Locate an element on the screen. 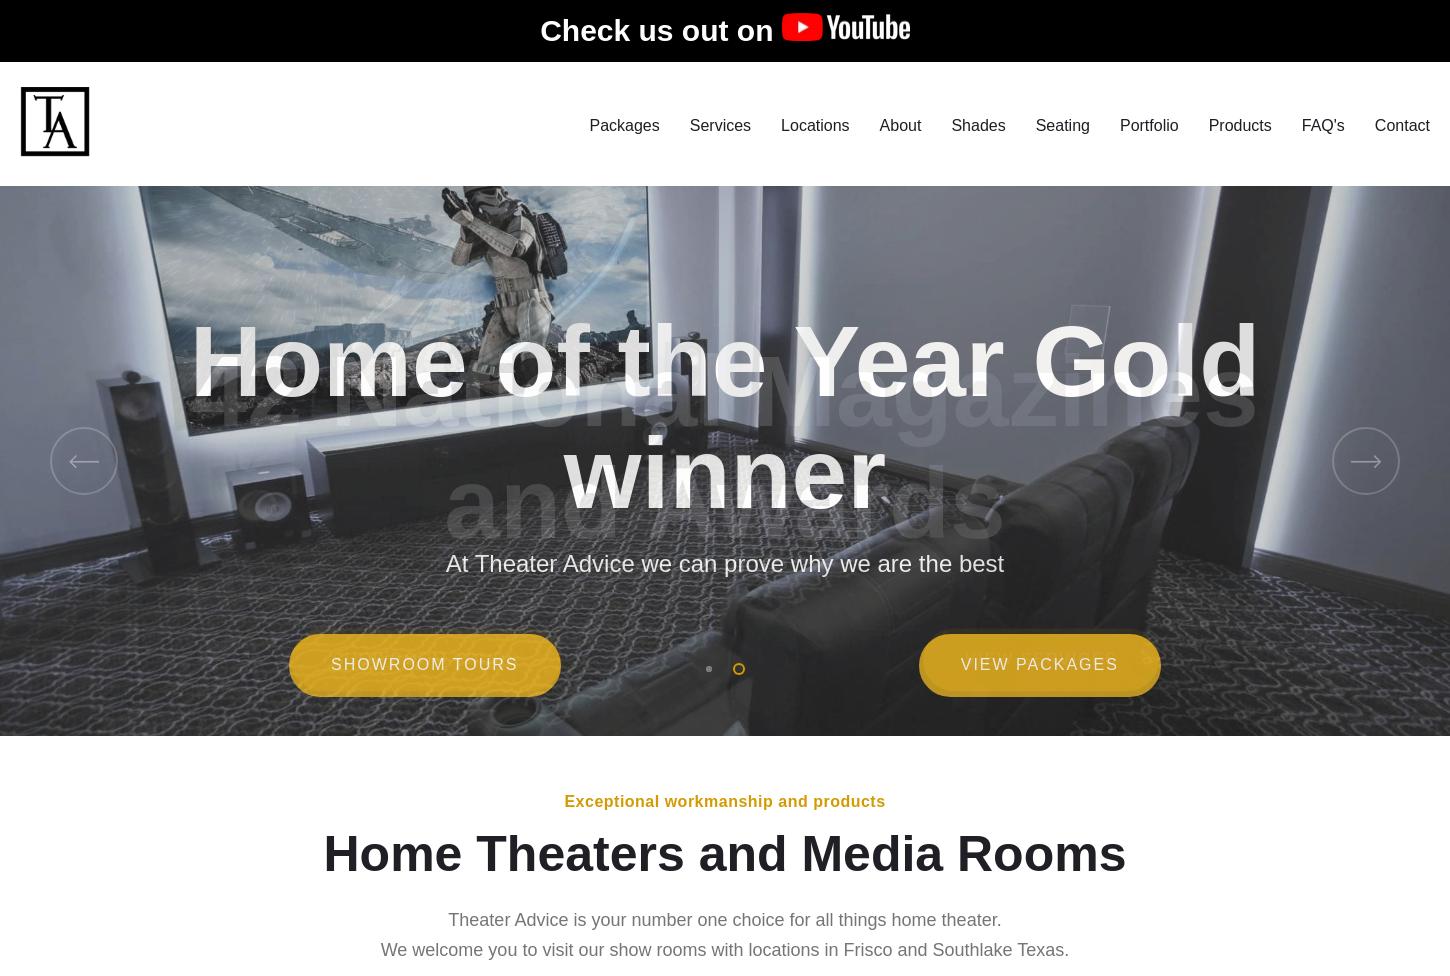  'Products' is located at coordinates (1239, 134).